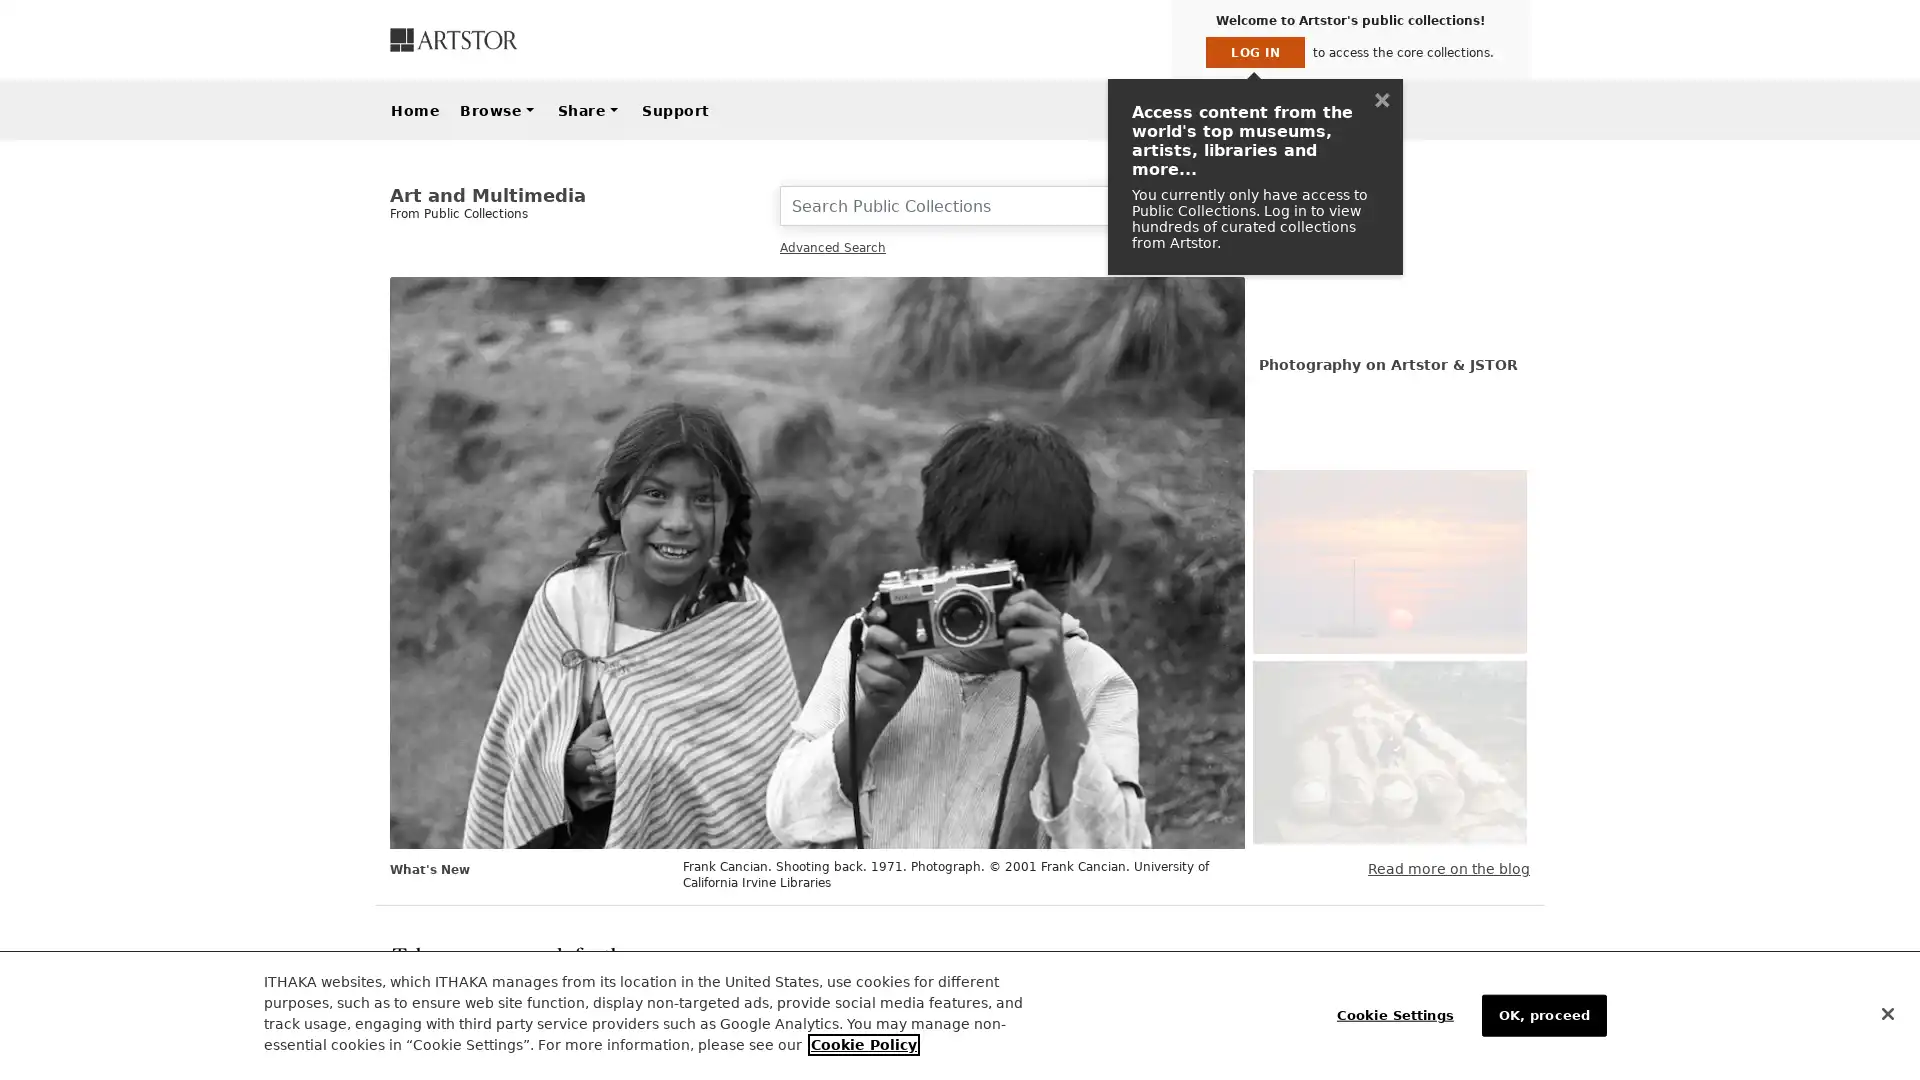 This screenshot has width=1920, height=1080. I want to click on OK, proceed, so click(1542, 1014).